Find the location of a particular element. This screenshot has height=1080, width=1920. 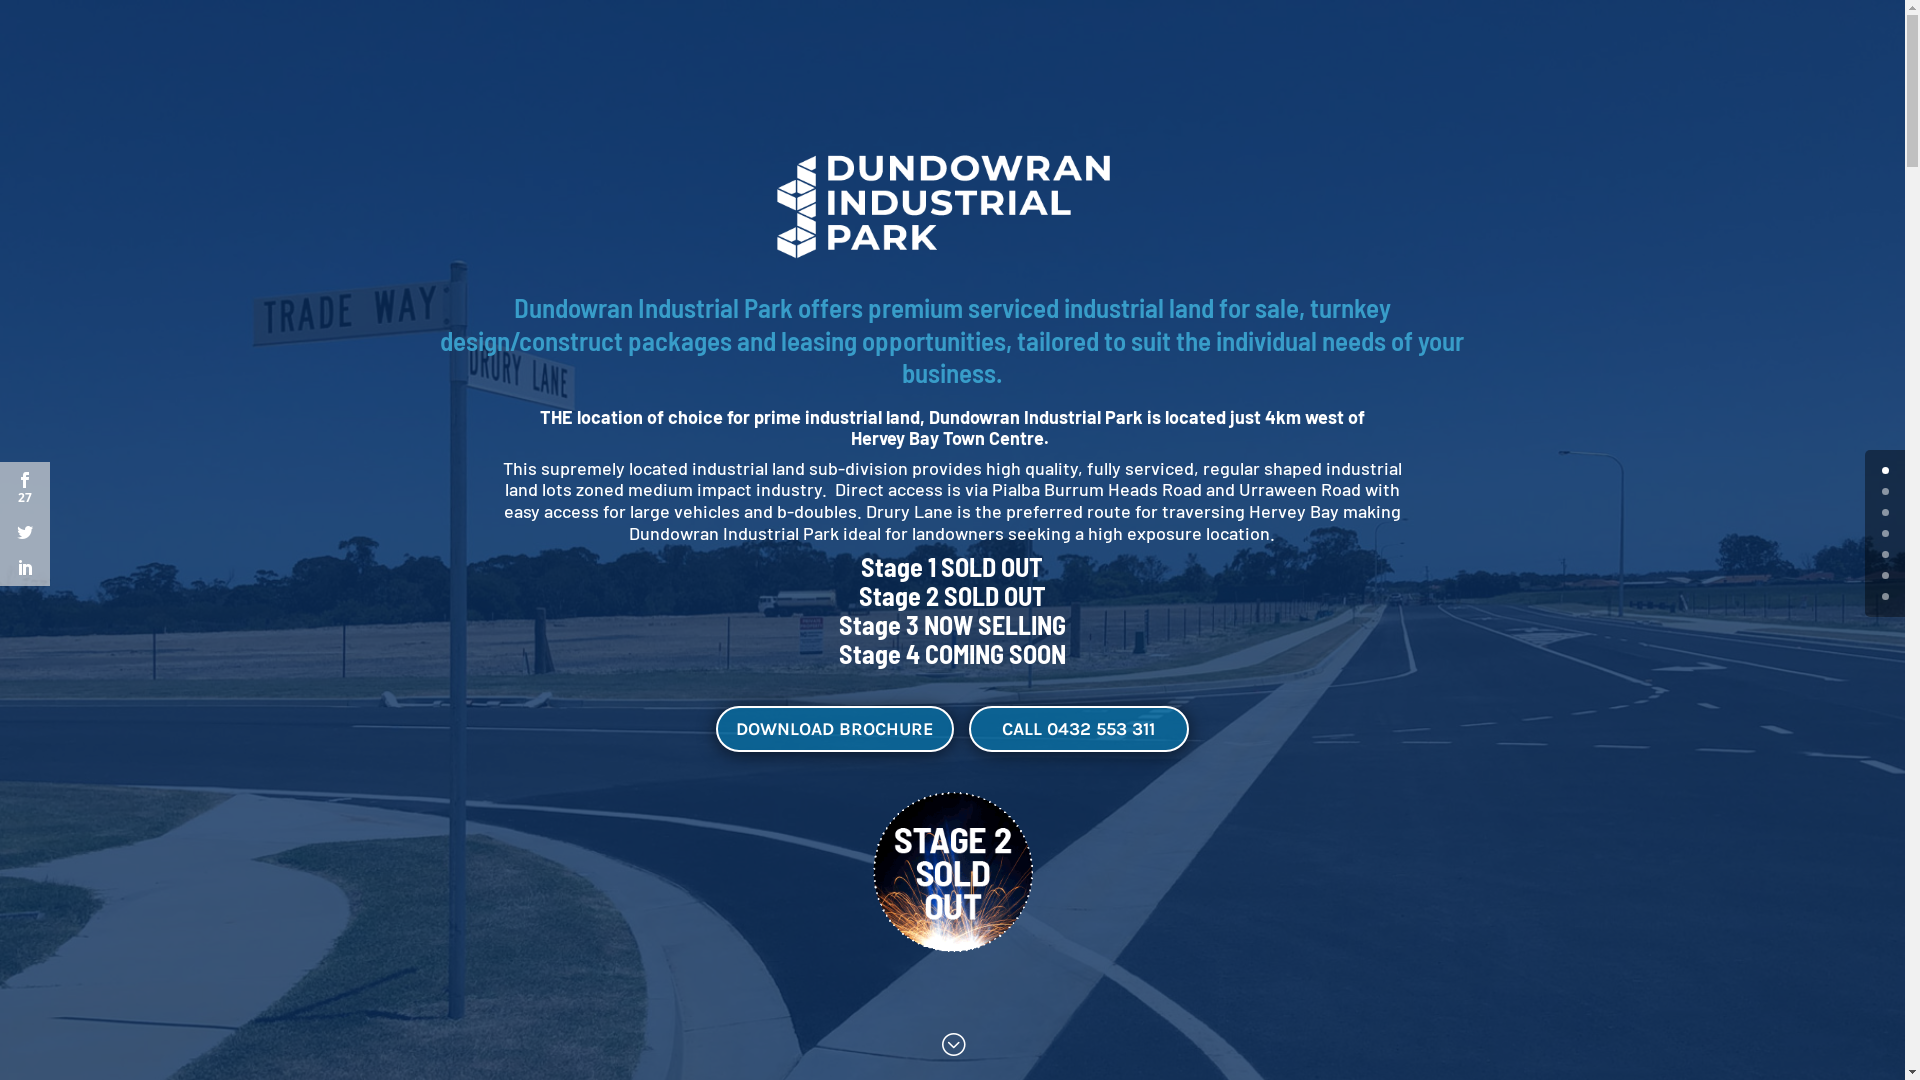

'5' is located at coordinates (1884, 575).